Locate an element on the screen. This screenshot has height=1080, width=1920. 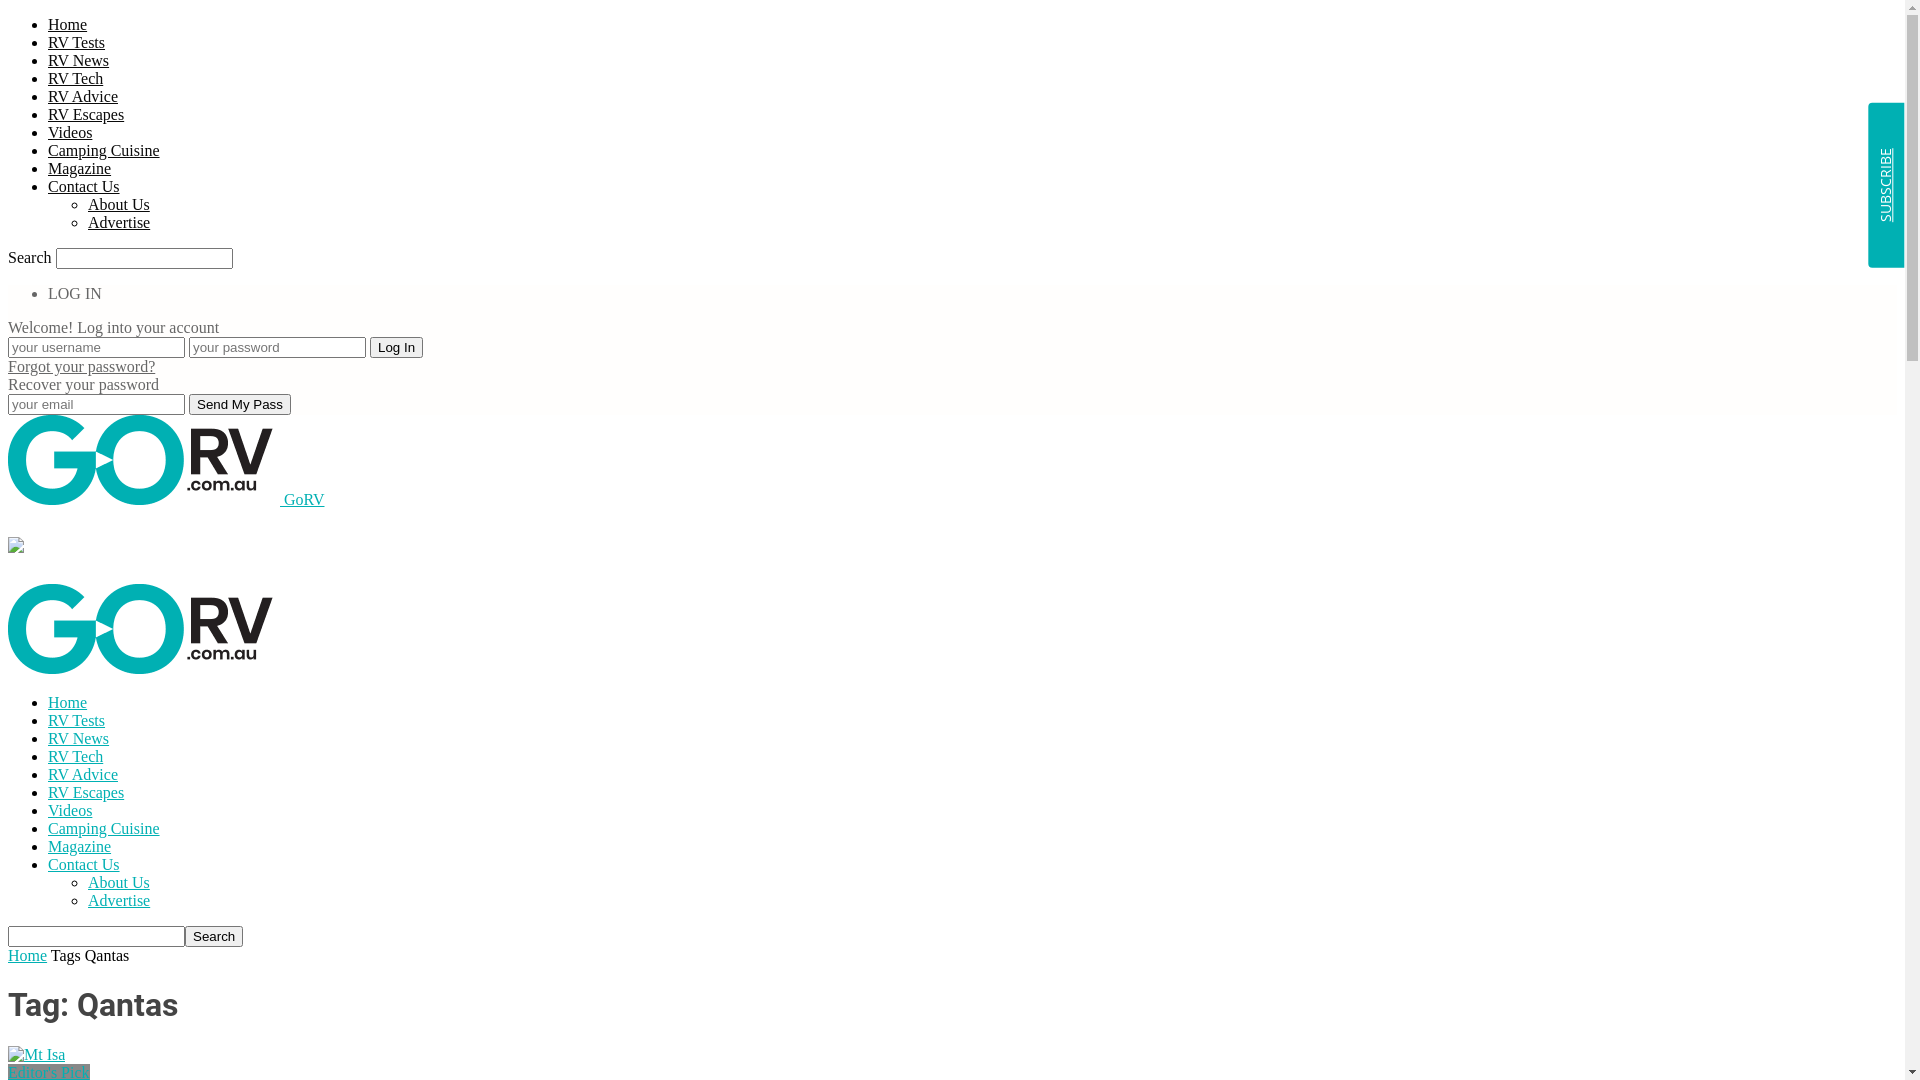
'RV Escapes' is located at coordinates (85, 791).